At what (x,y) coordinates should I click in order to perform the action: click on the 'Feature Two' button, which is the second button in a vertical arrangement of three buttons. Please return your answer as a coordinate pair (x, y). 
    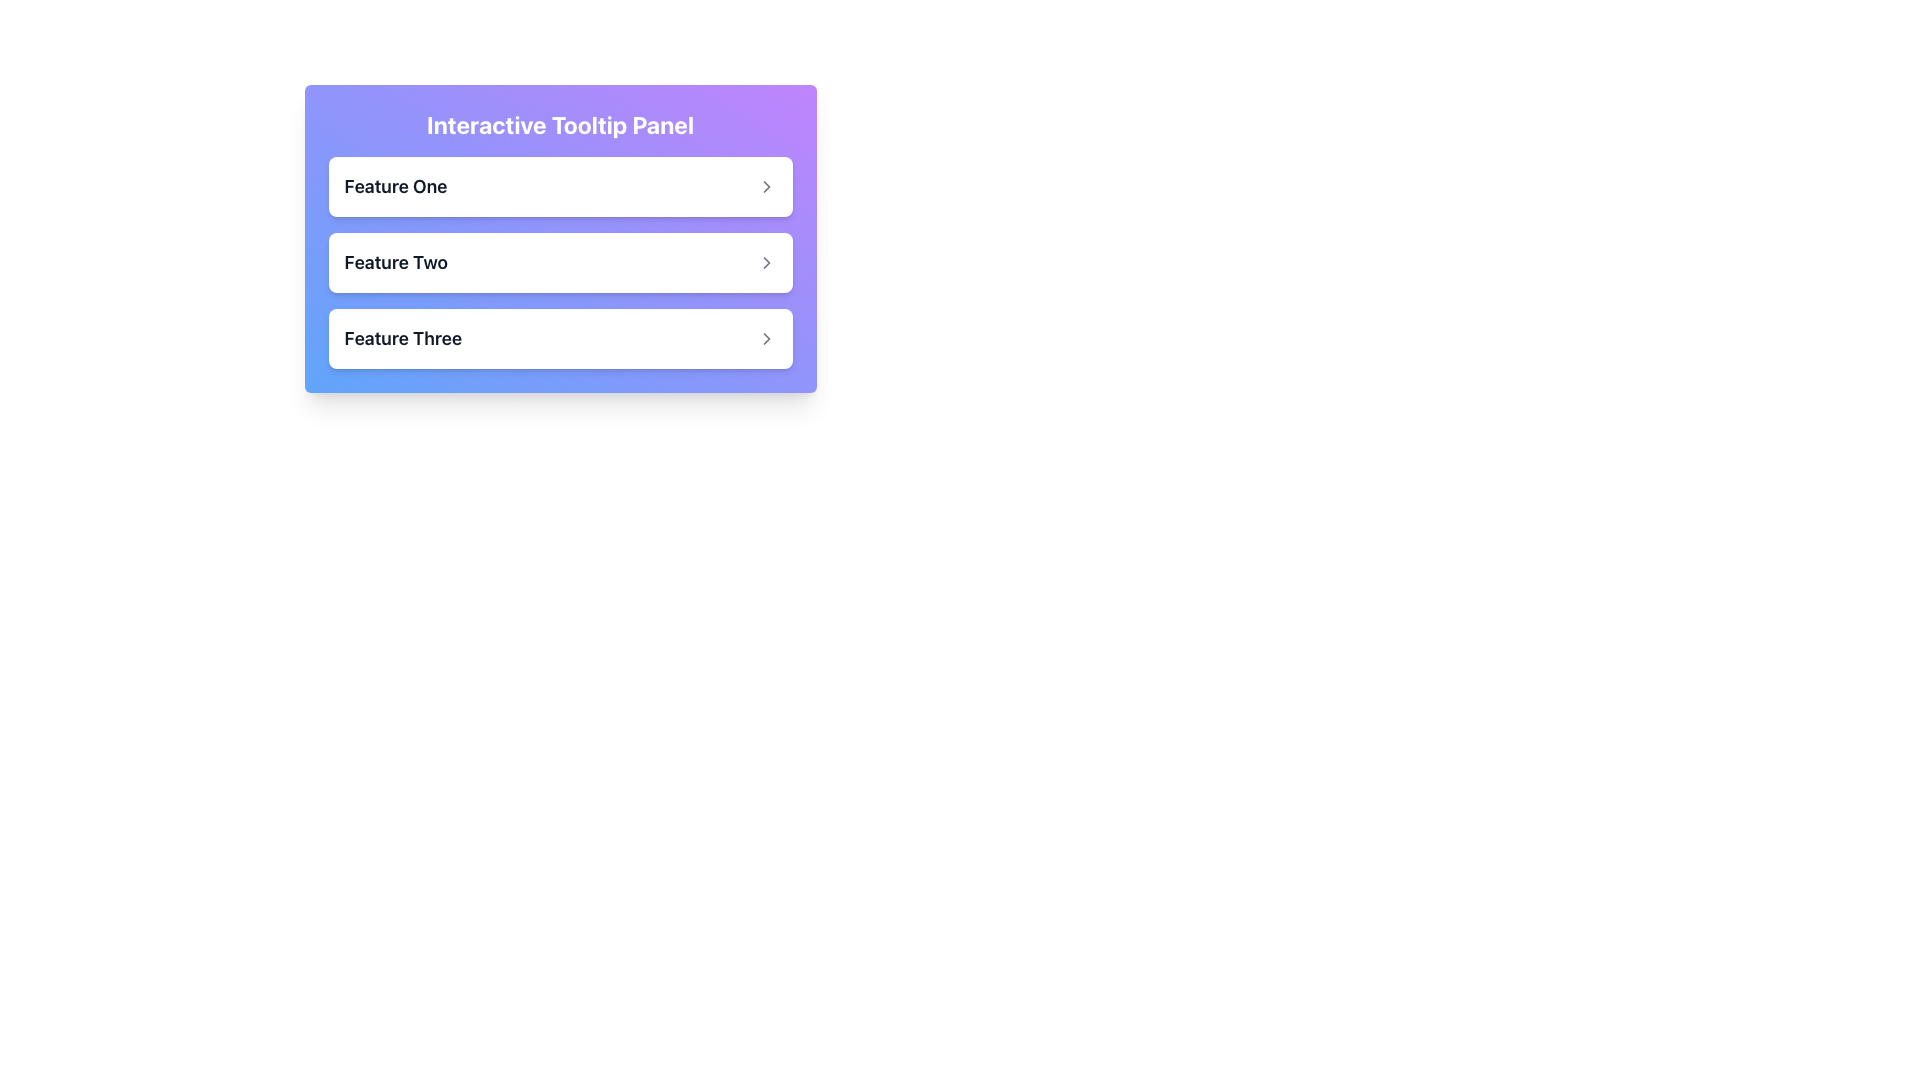
    Looking at the image, I should click on (560, 238).